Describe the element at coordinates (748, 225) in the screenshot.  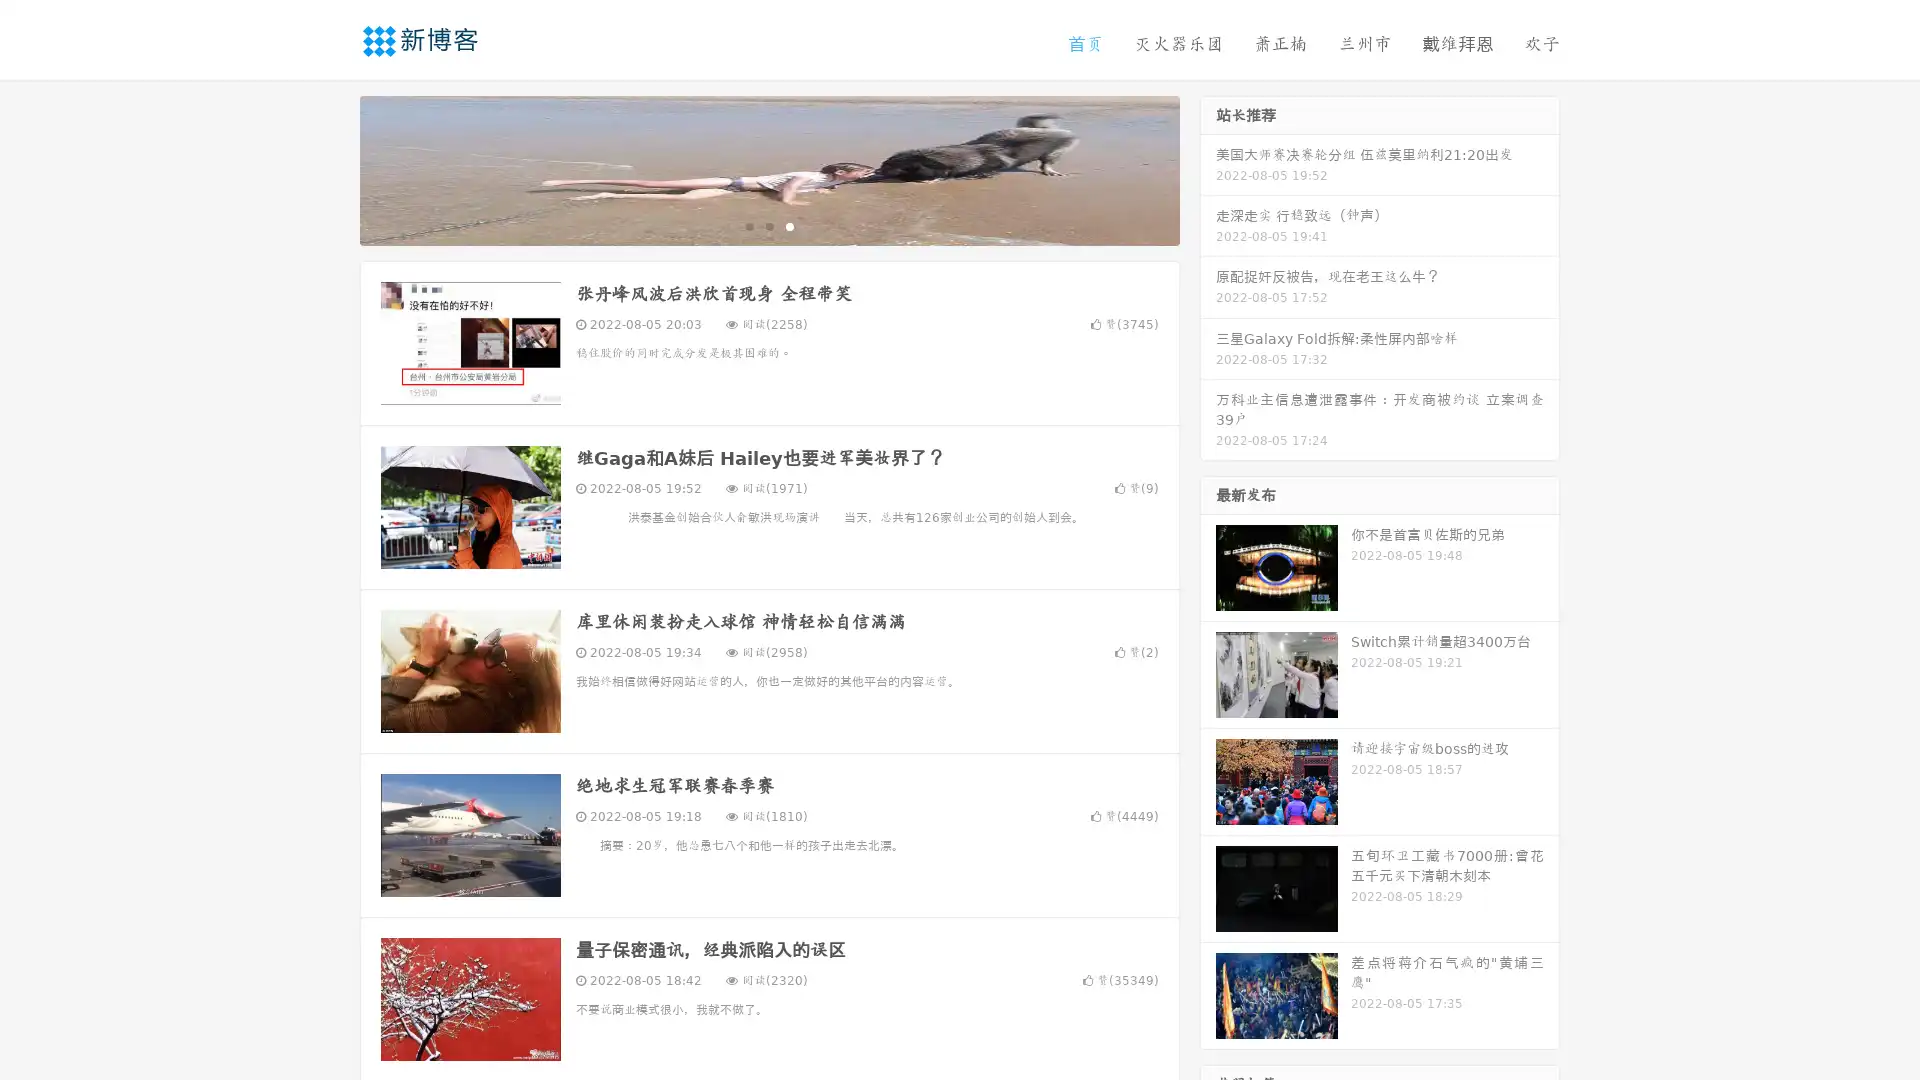
I see `Go to slide 1` at that location.